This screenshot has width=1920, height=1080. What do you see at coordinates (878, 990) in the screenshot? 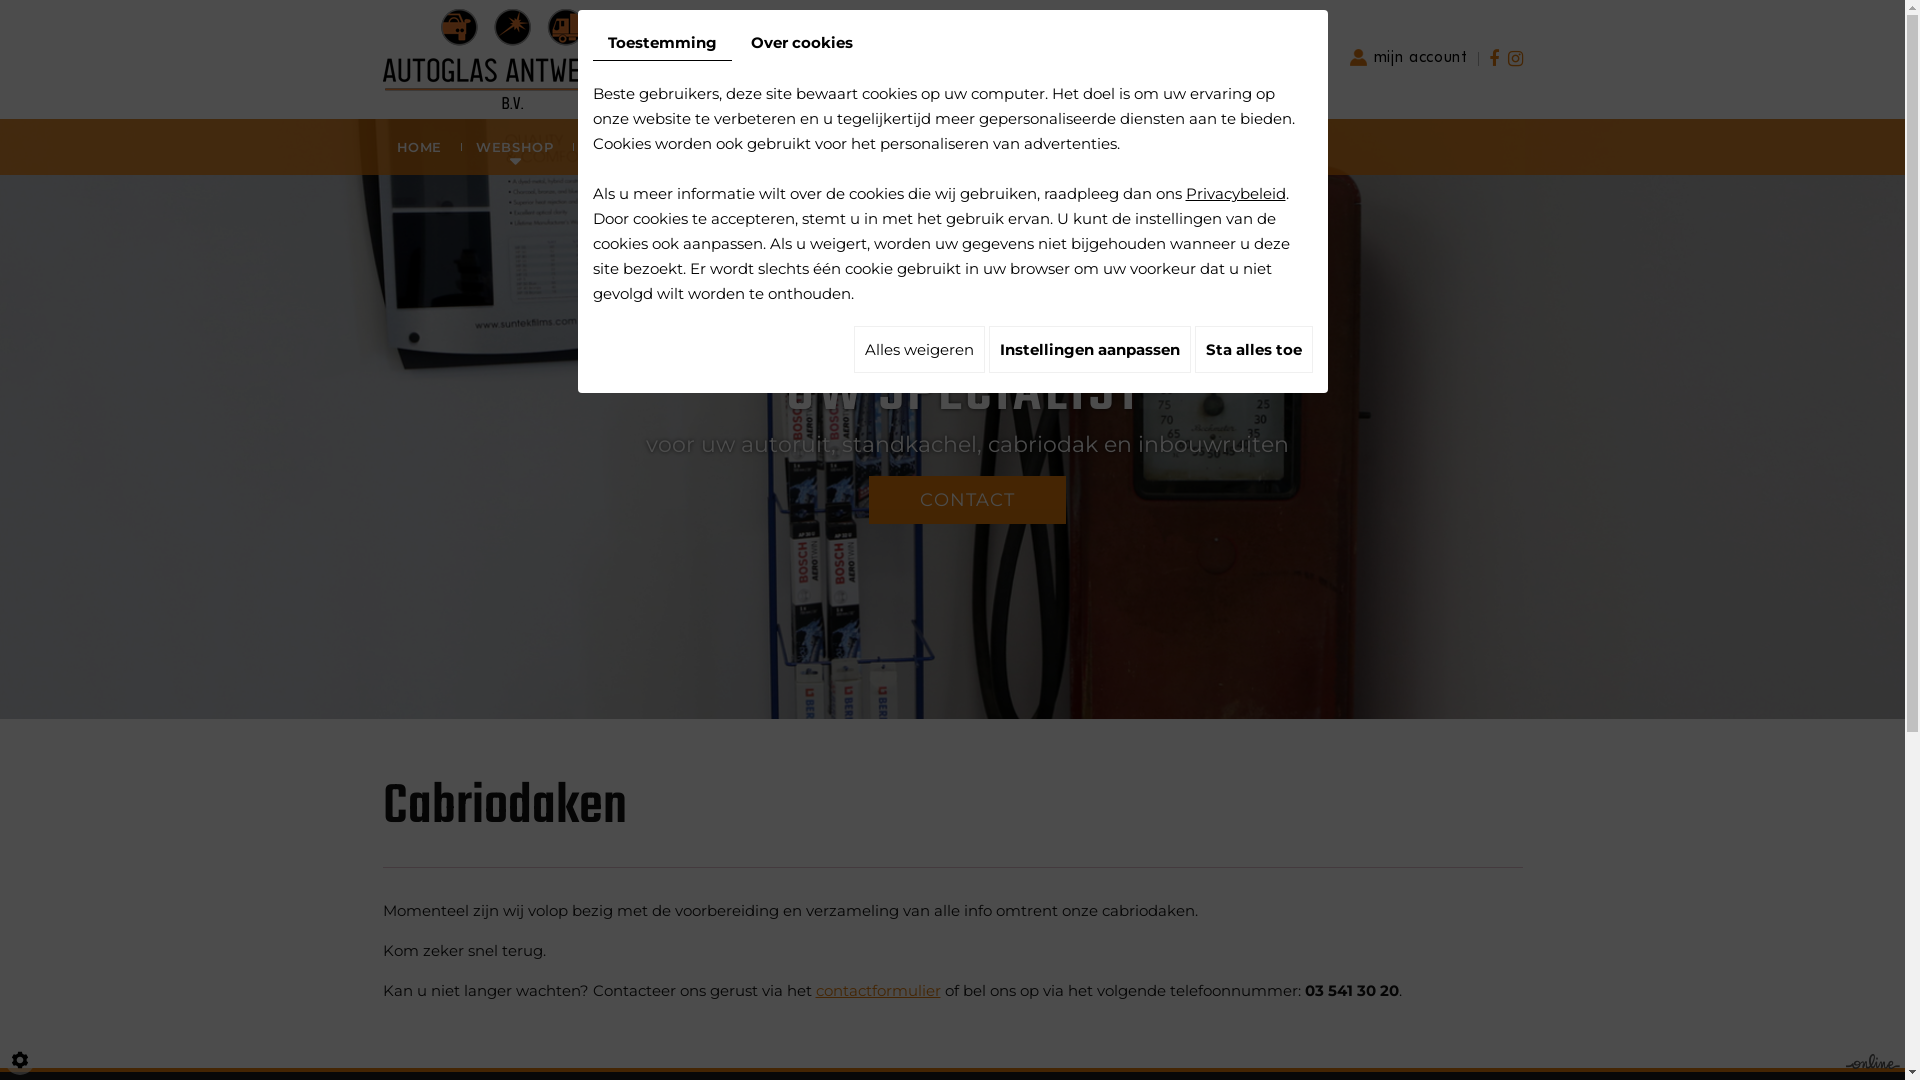
I see `'contactformulier'` at bounding box center [878, 990].